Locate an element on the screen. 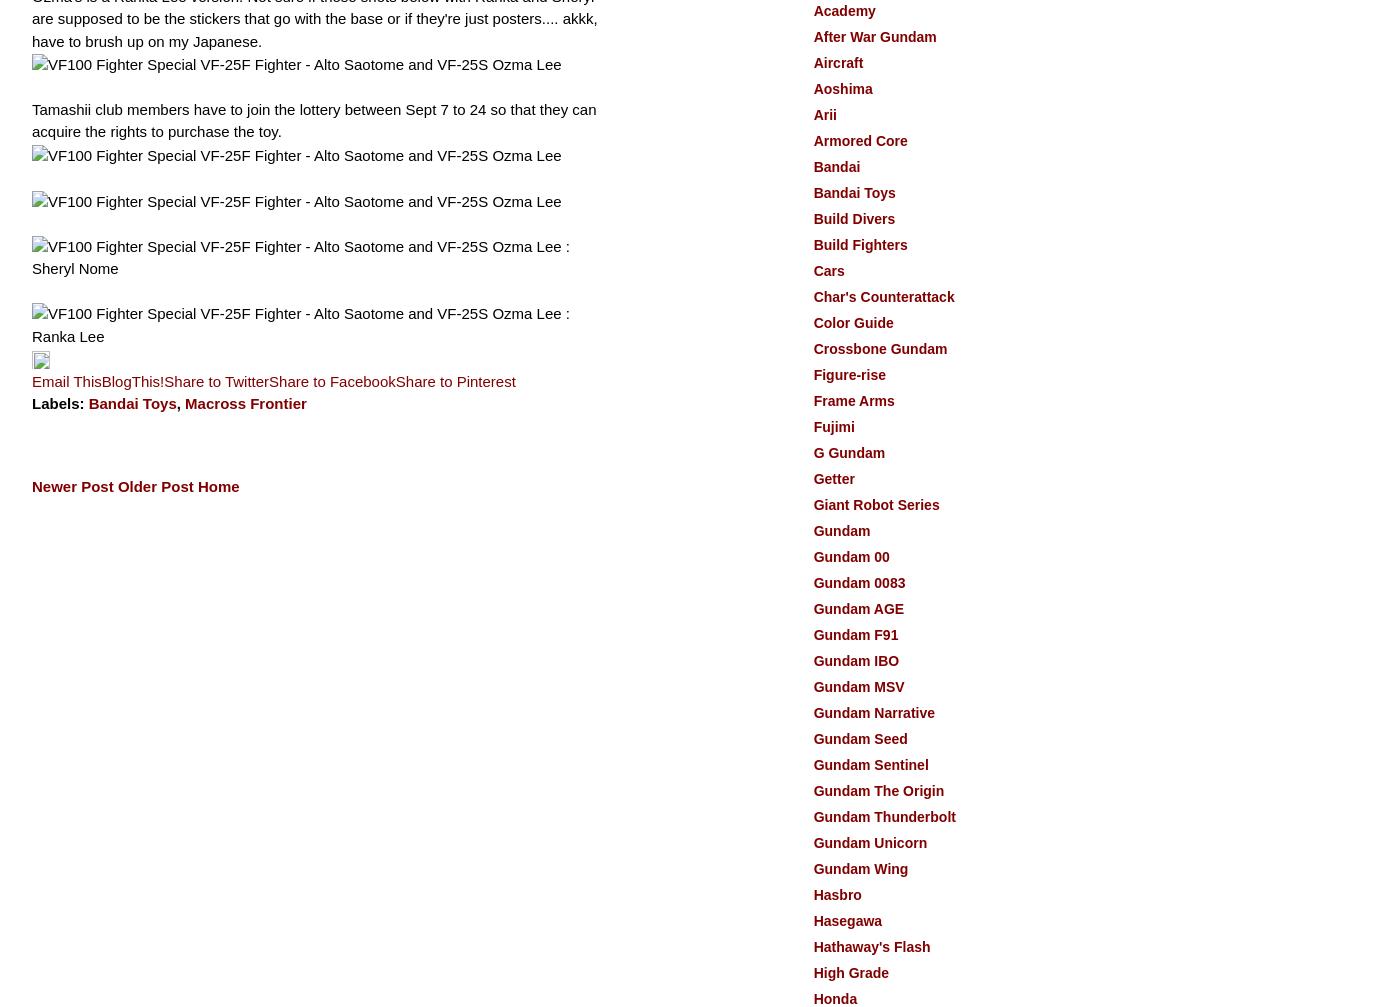  'Bandai' is located at coordinates (836, 166).